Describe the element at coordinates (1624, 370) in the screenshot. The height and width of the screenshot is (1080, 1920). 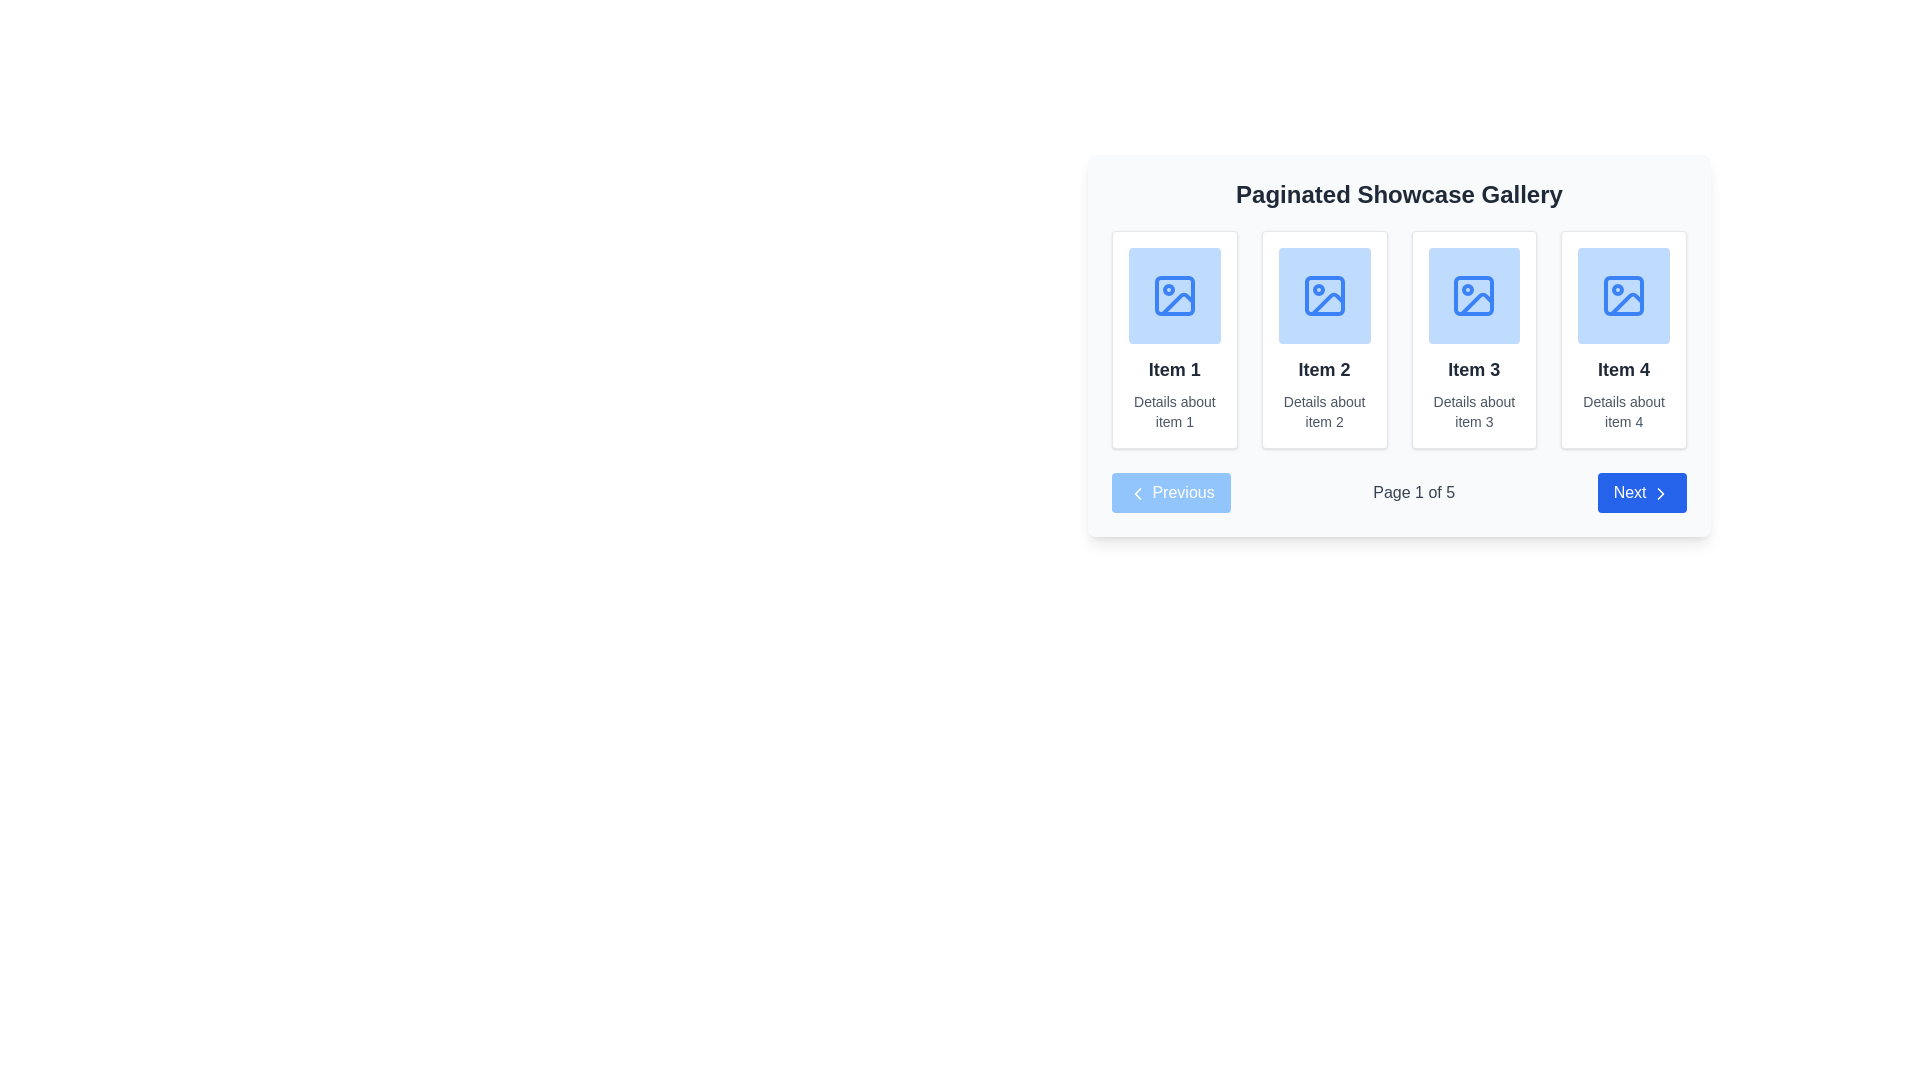
I see `the text label that displays the title or name of the fourth item in the gallery, which is located below a blue image icon and above the descriptive text 'Details about item 4'` at that location.